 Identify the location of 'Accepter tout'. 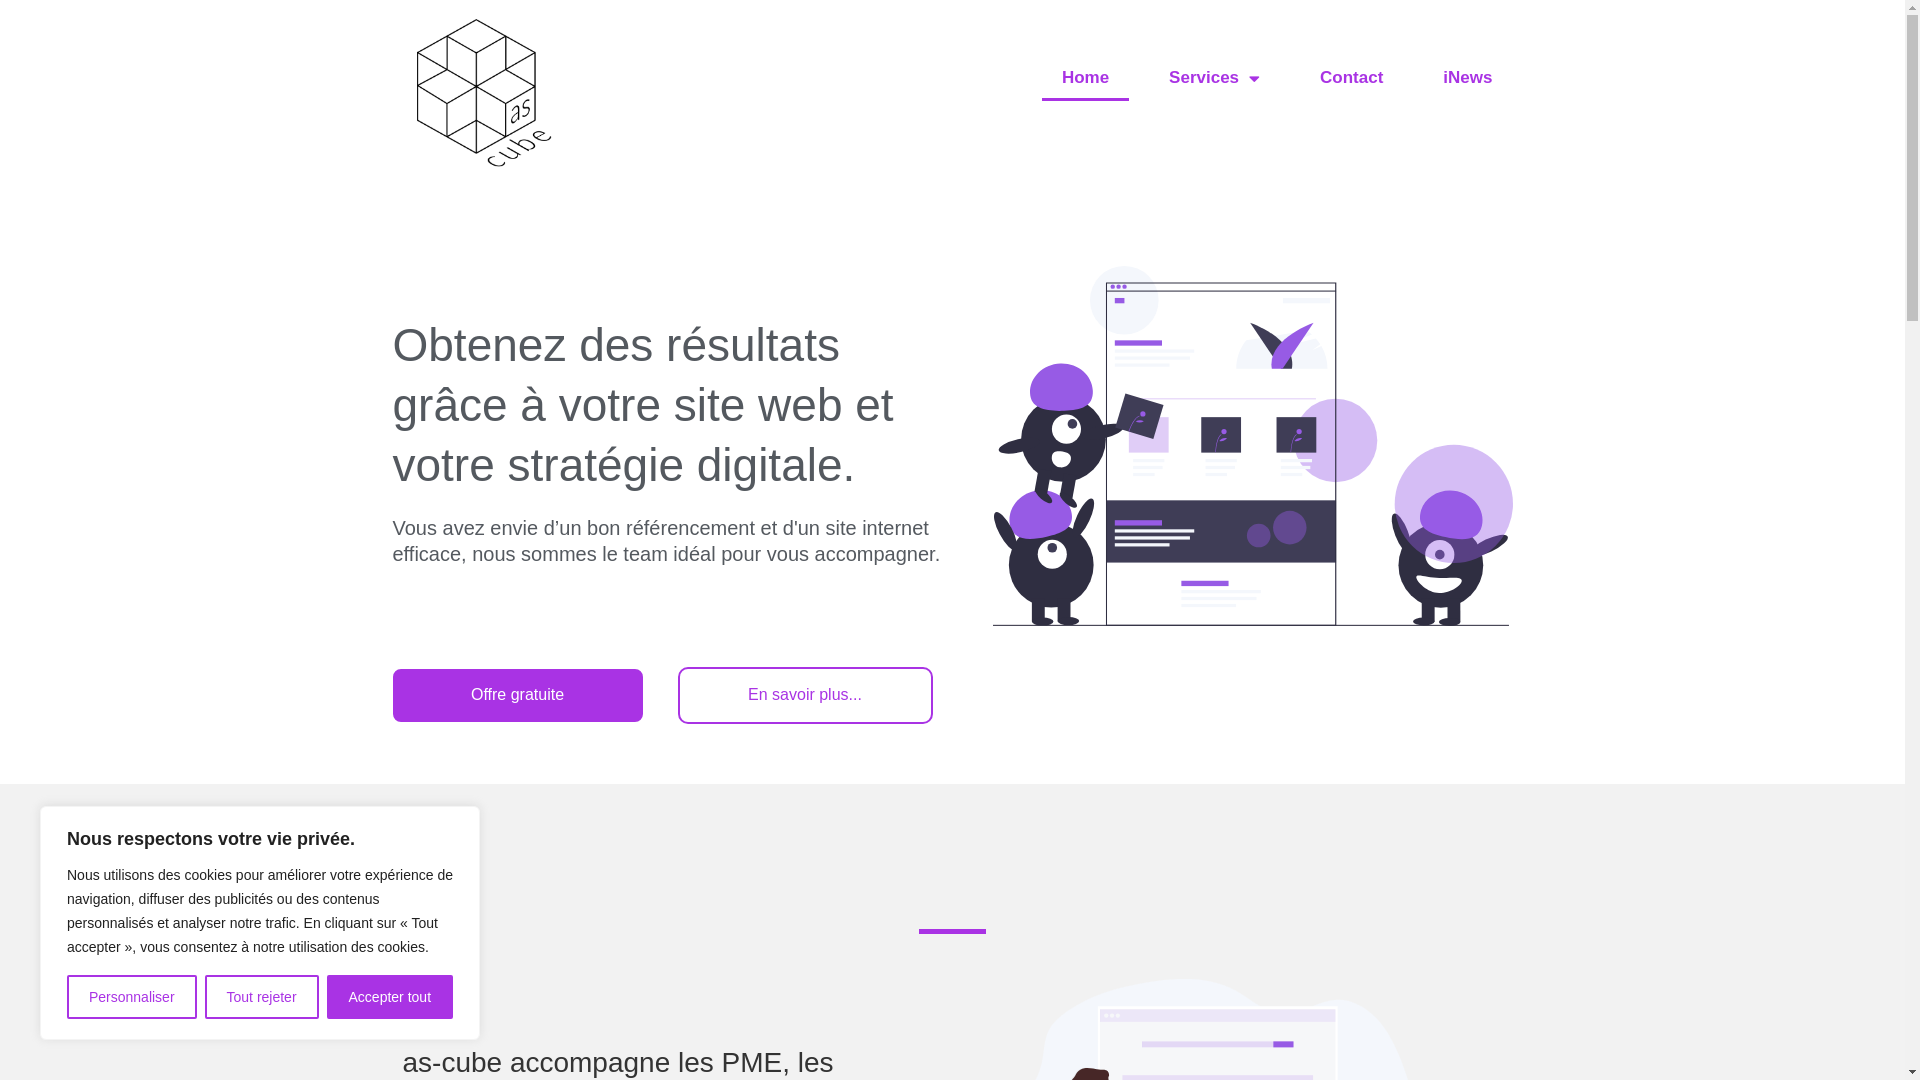
(389, 996).